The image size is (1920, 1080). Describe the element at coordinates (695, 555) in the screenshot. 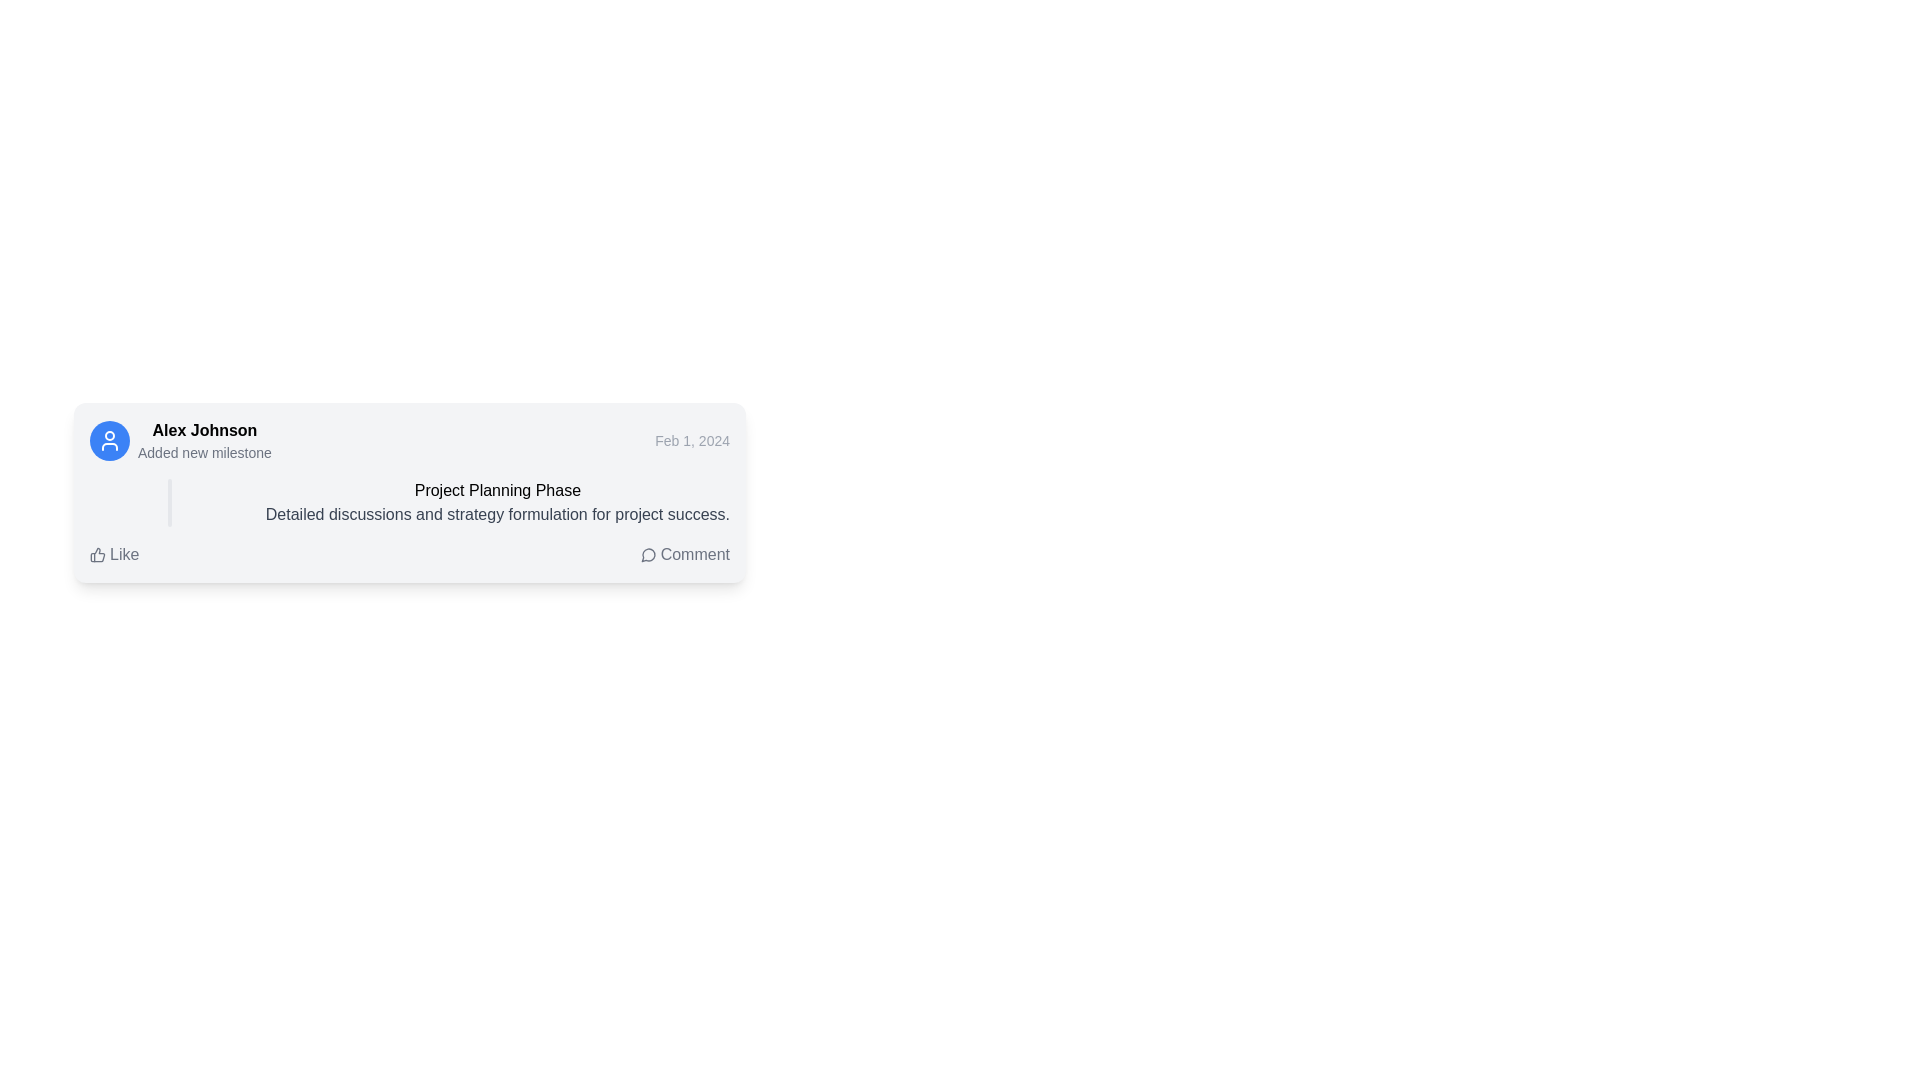

I see `the Text Label that represents the comment interaction feature located at the bottom-right area of the card section, which is associated with a speech bubble icon on the left` at that location.